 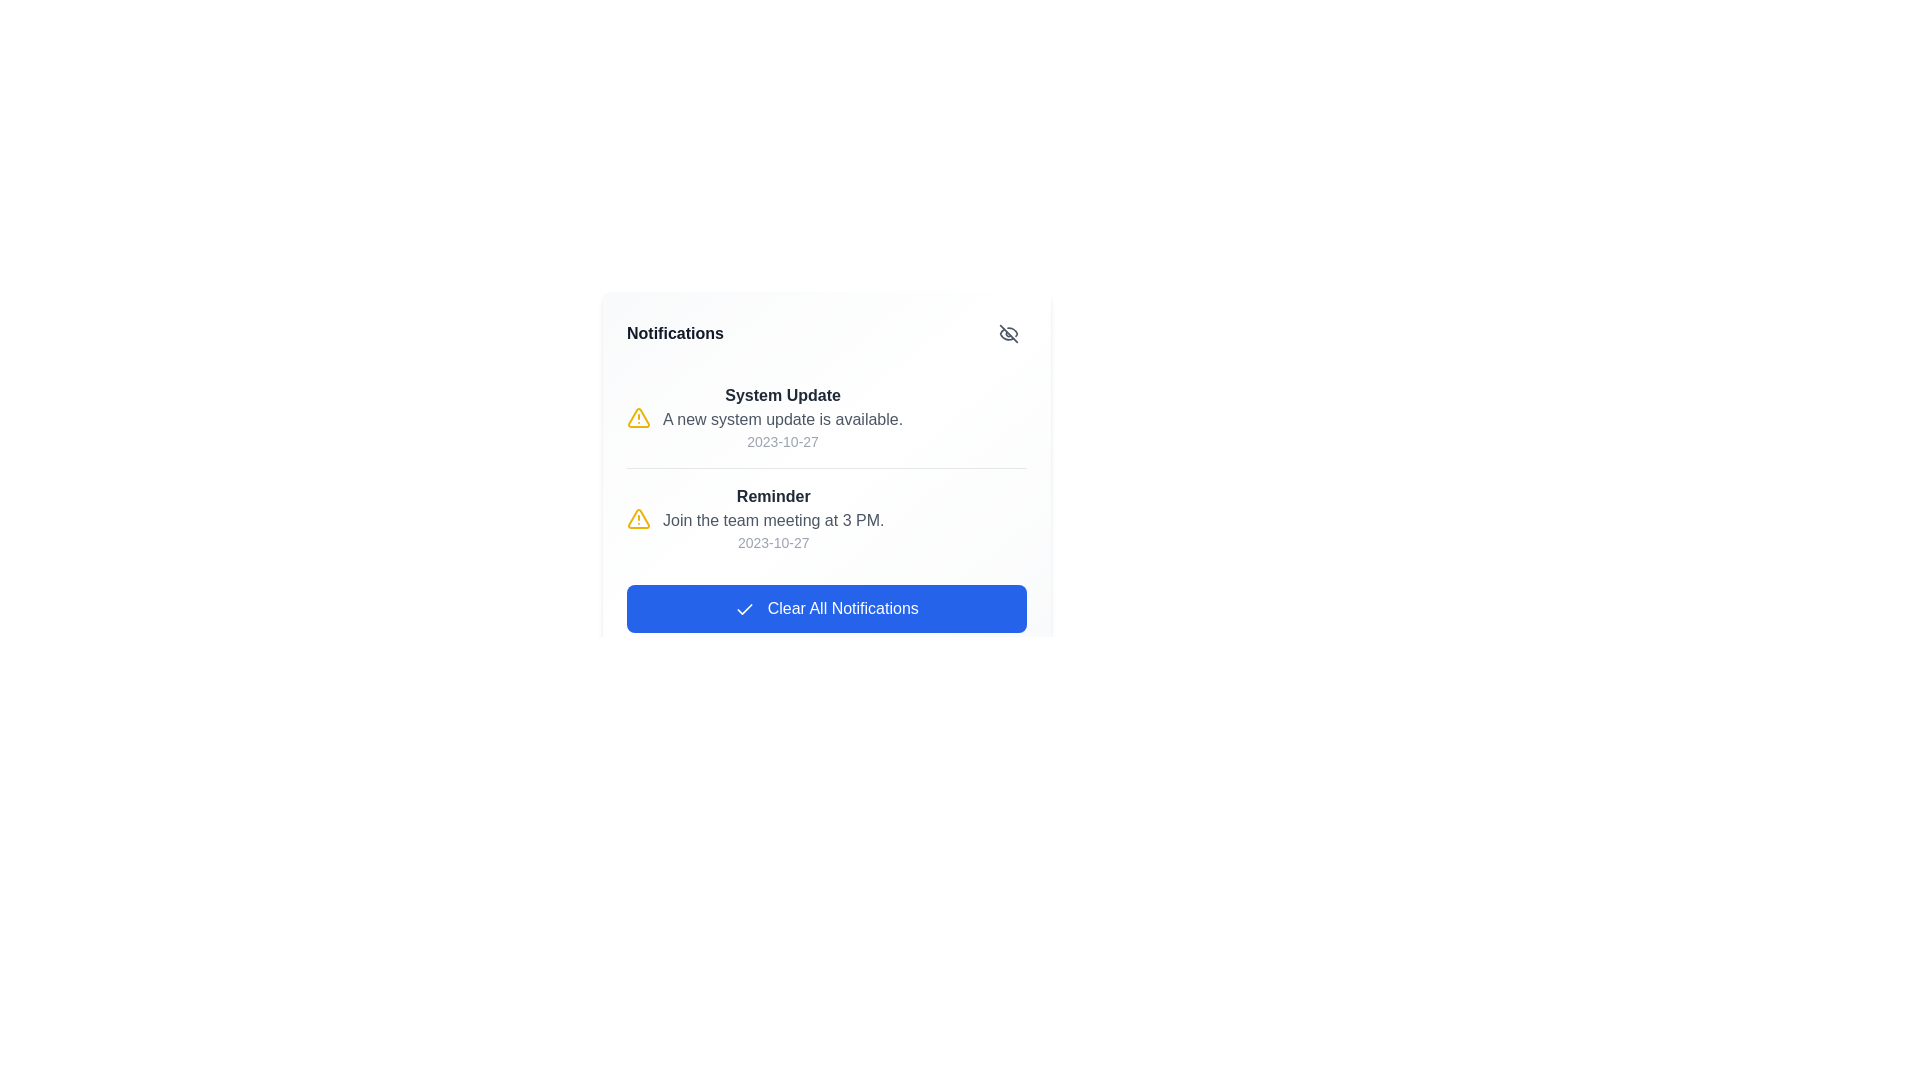 I want to click on the Notification item titled 'System Update' which displays an alert message about a new system update available, so click(x=826, y=416).